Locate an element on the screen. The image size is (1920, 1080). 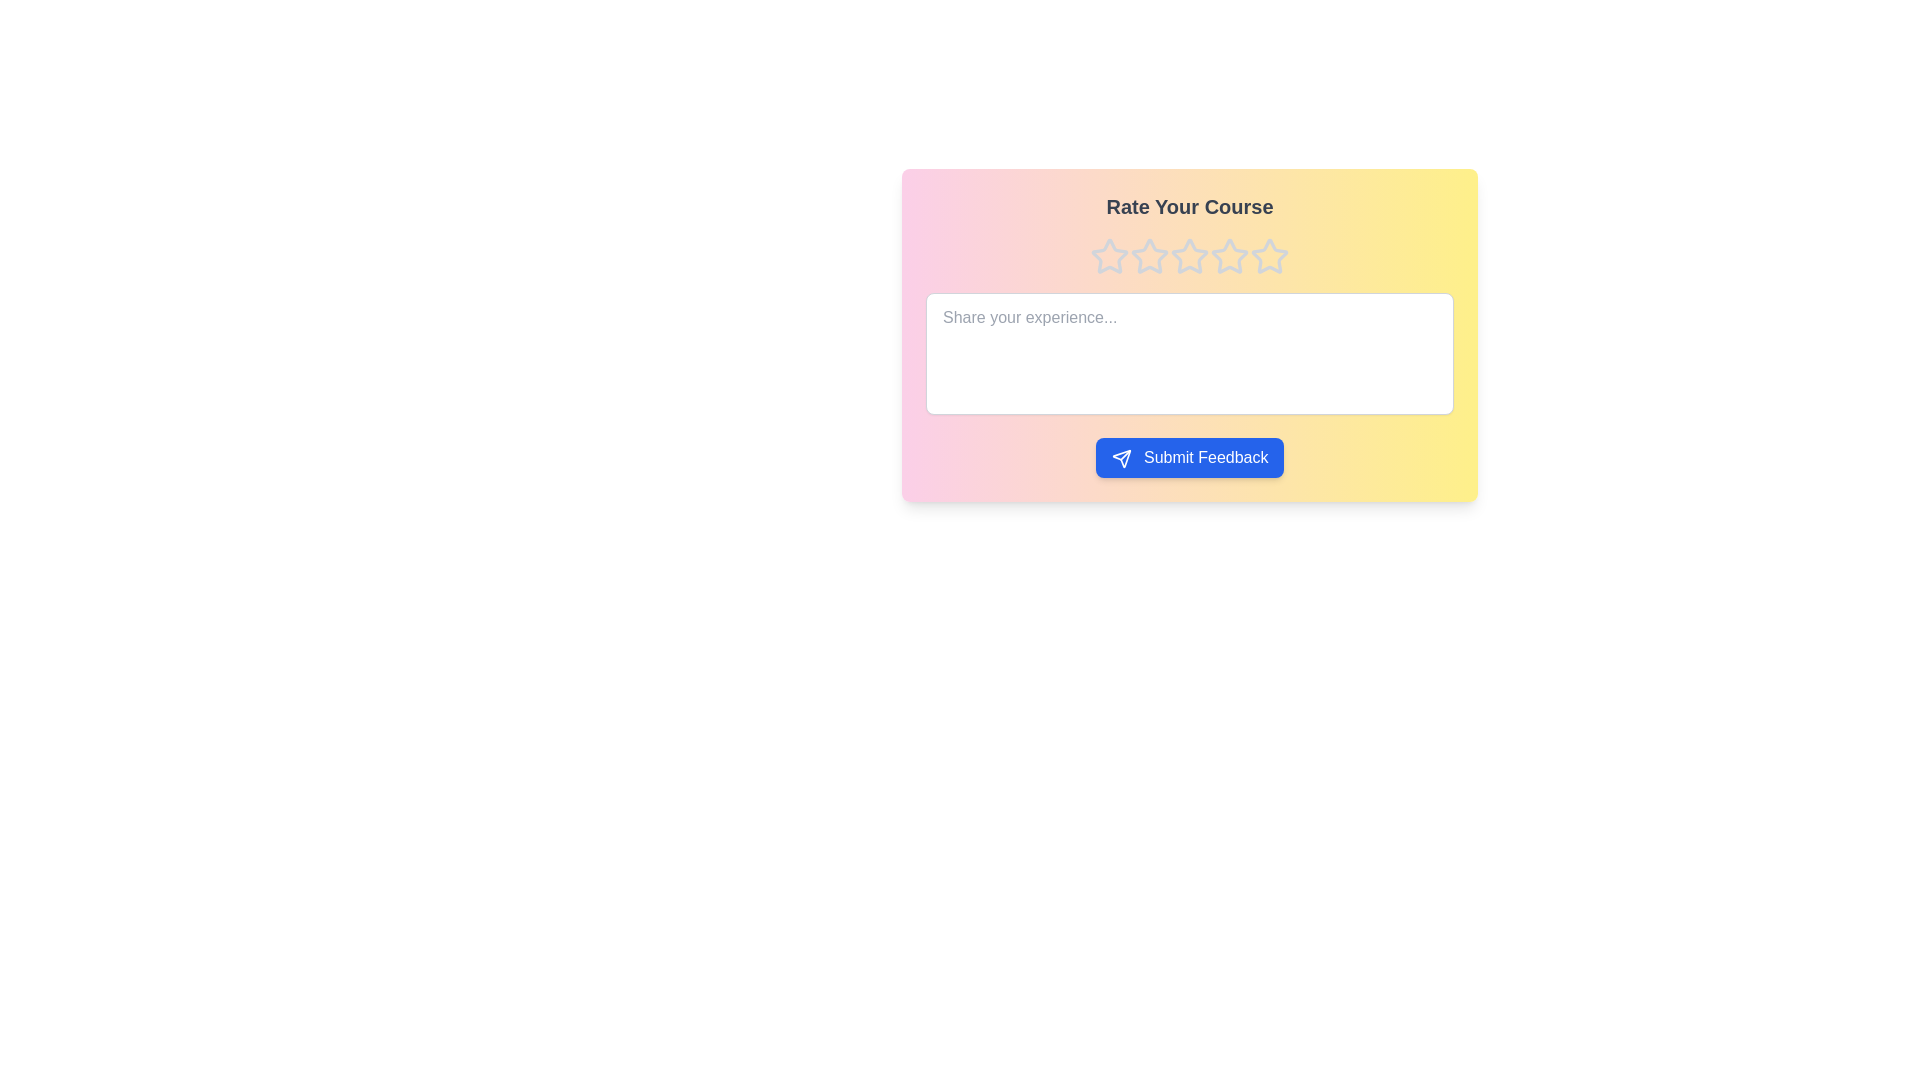
the decorative icon within the 'Submit Feedback' button, which is positioned to the left of the button's text is located at coordinates (1121, 458).